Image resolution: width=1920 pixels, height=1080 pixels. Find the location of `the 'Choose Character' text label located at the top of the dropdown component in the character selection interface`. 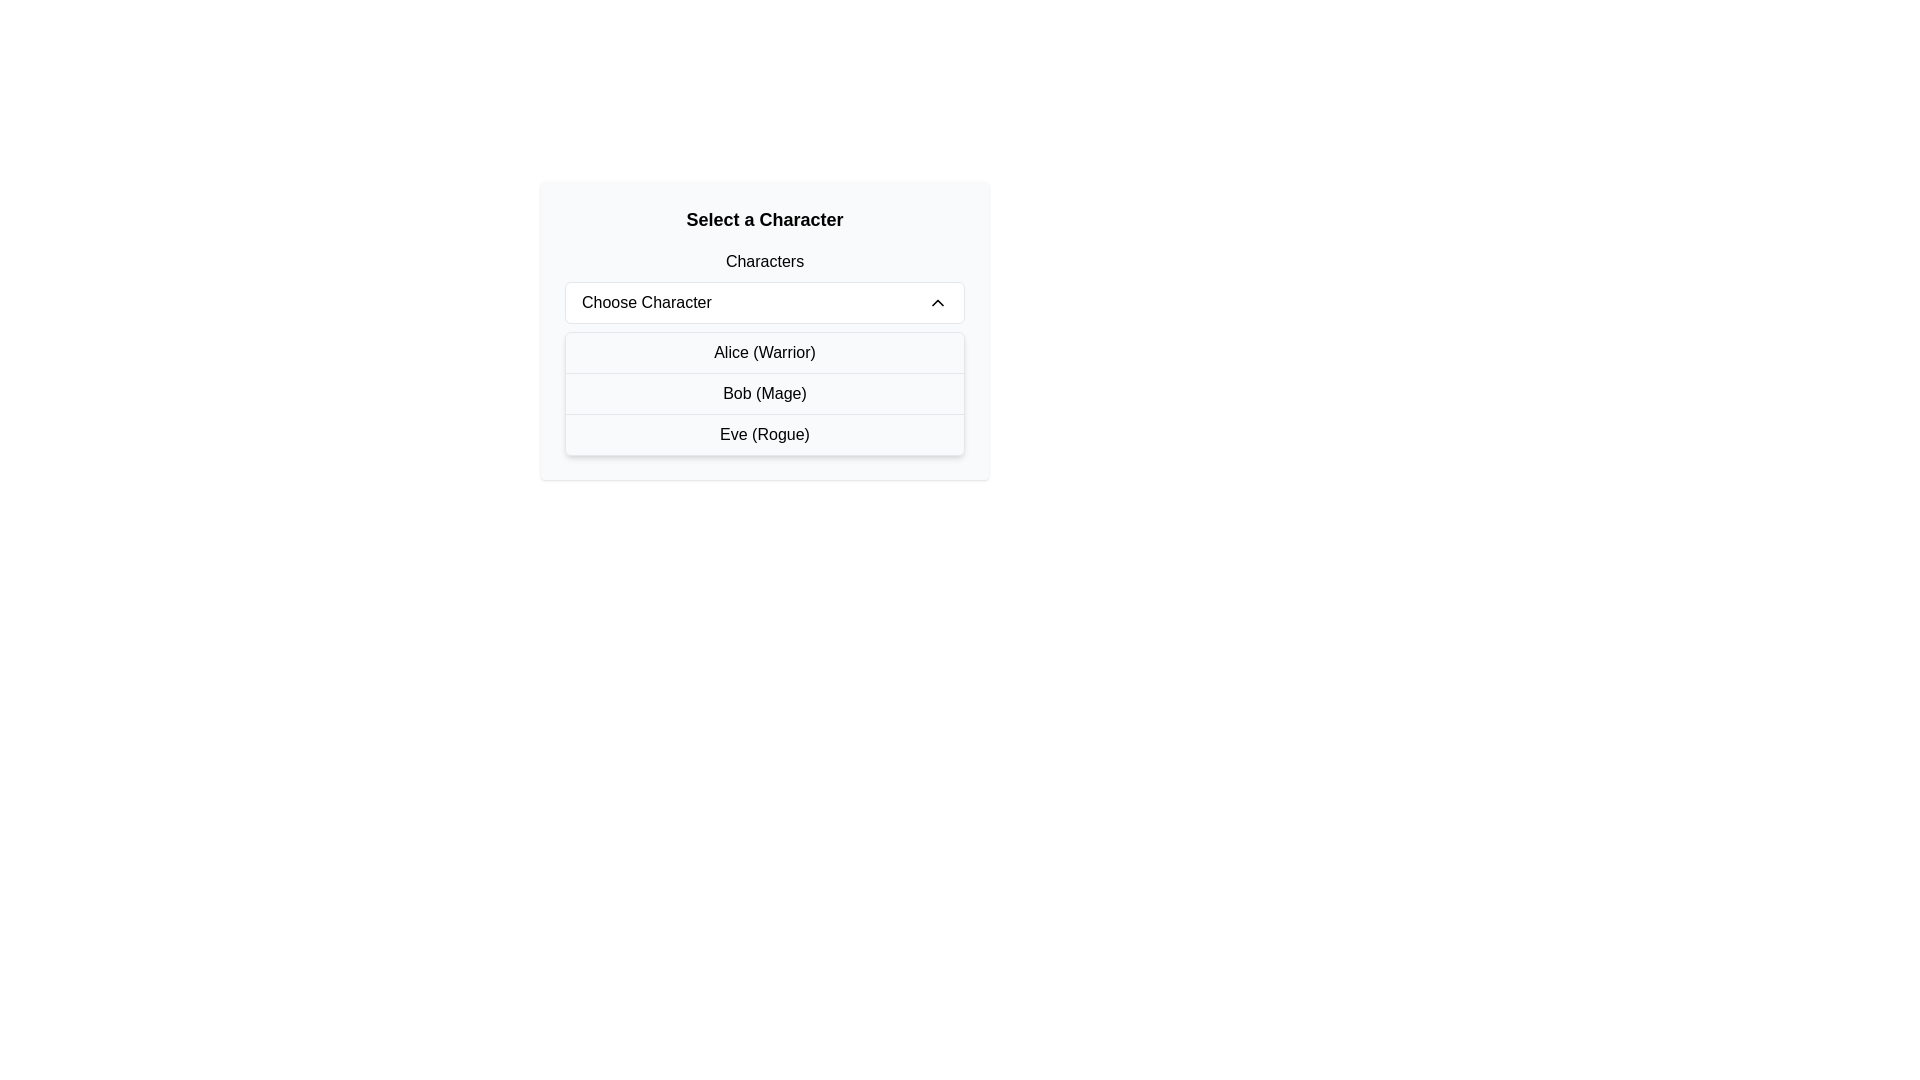

the 'Choose Character' text label located at the top of the dropdown component in the character selection interface is located at coordinates (646, 303).